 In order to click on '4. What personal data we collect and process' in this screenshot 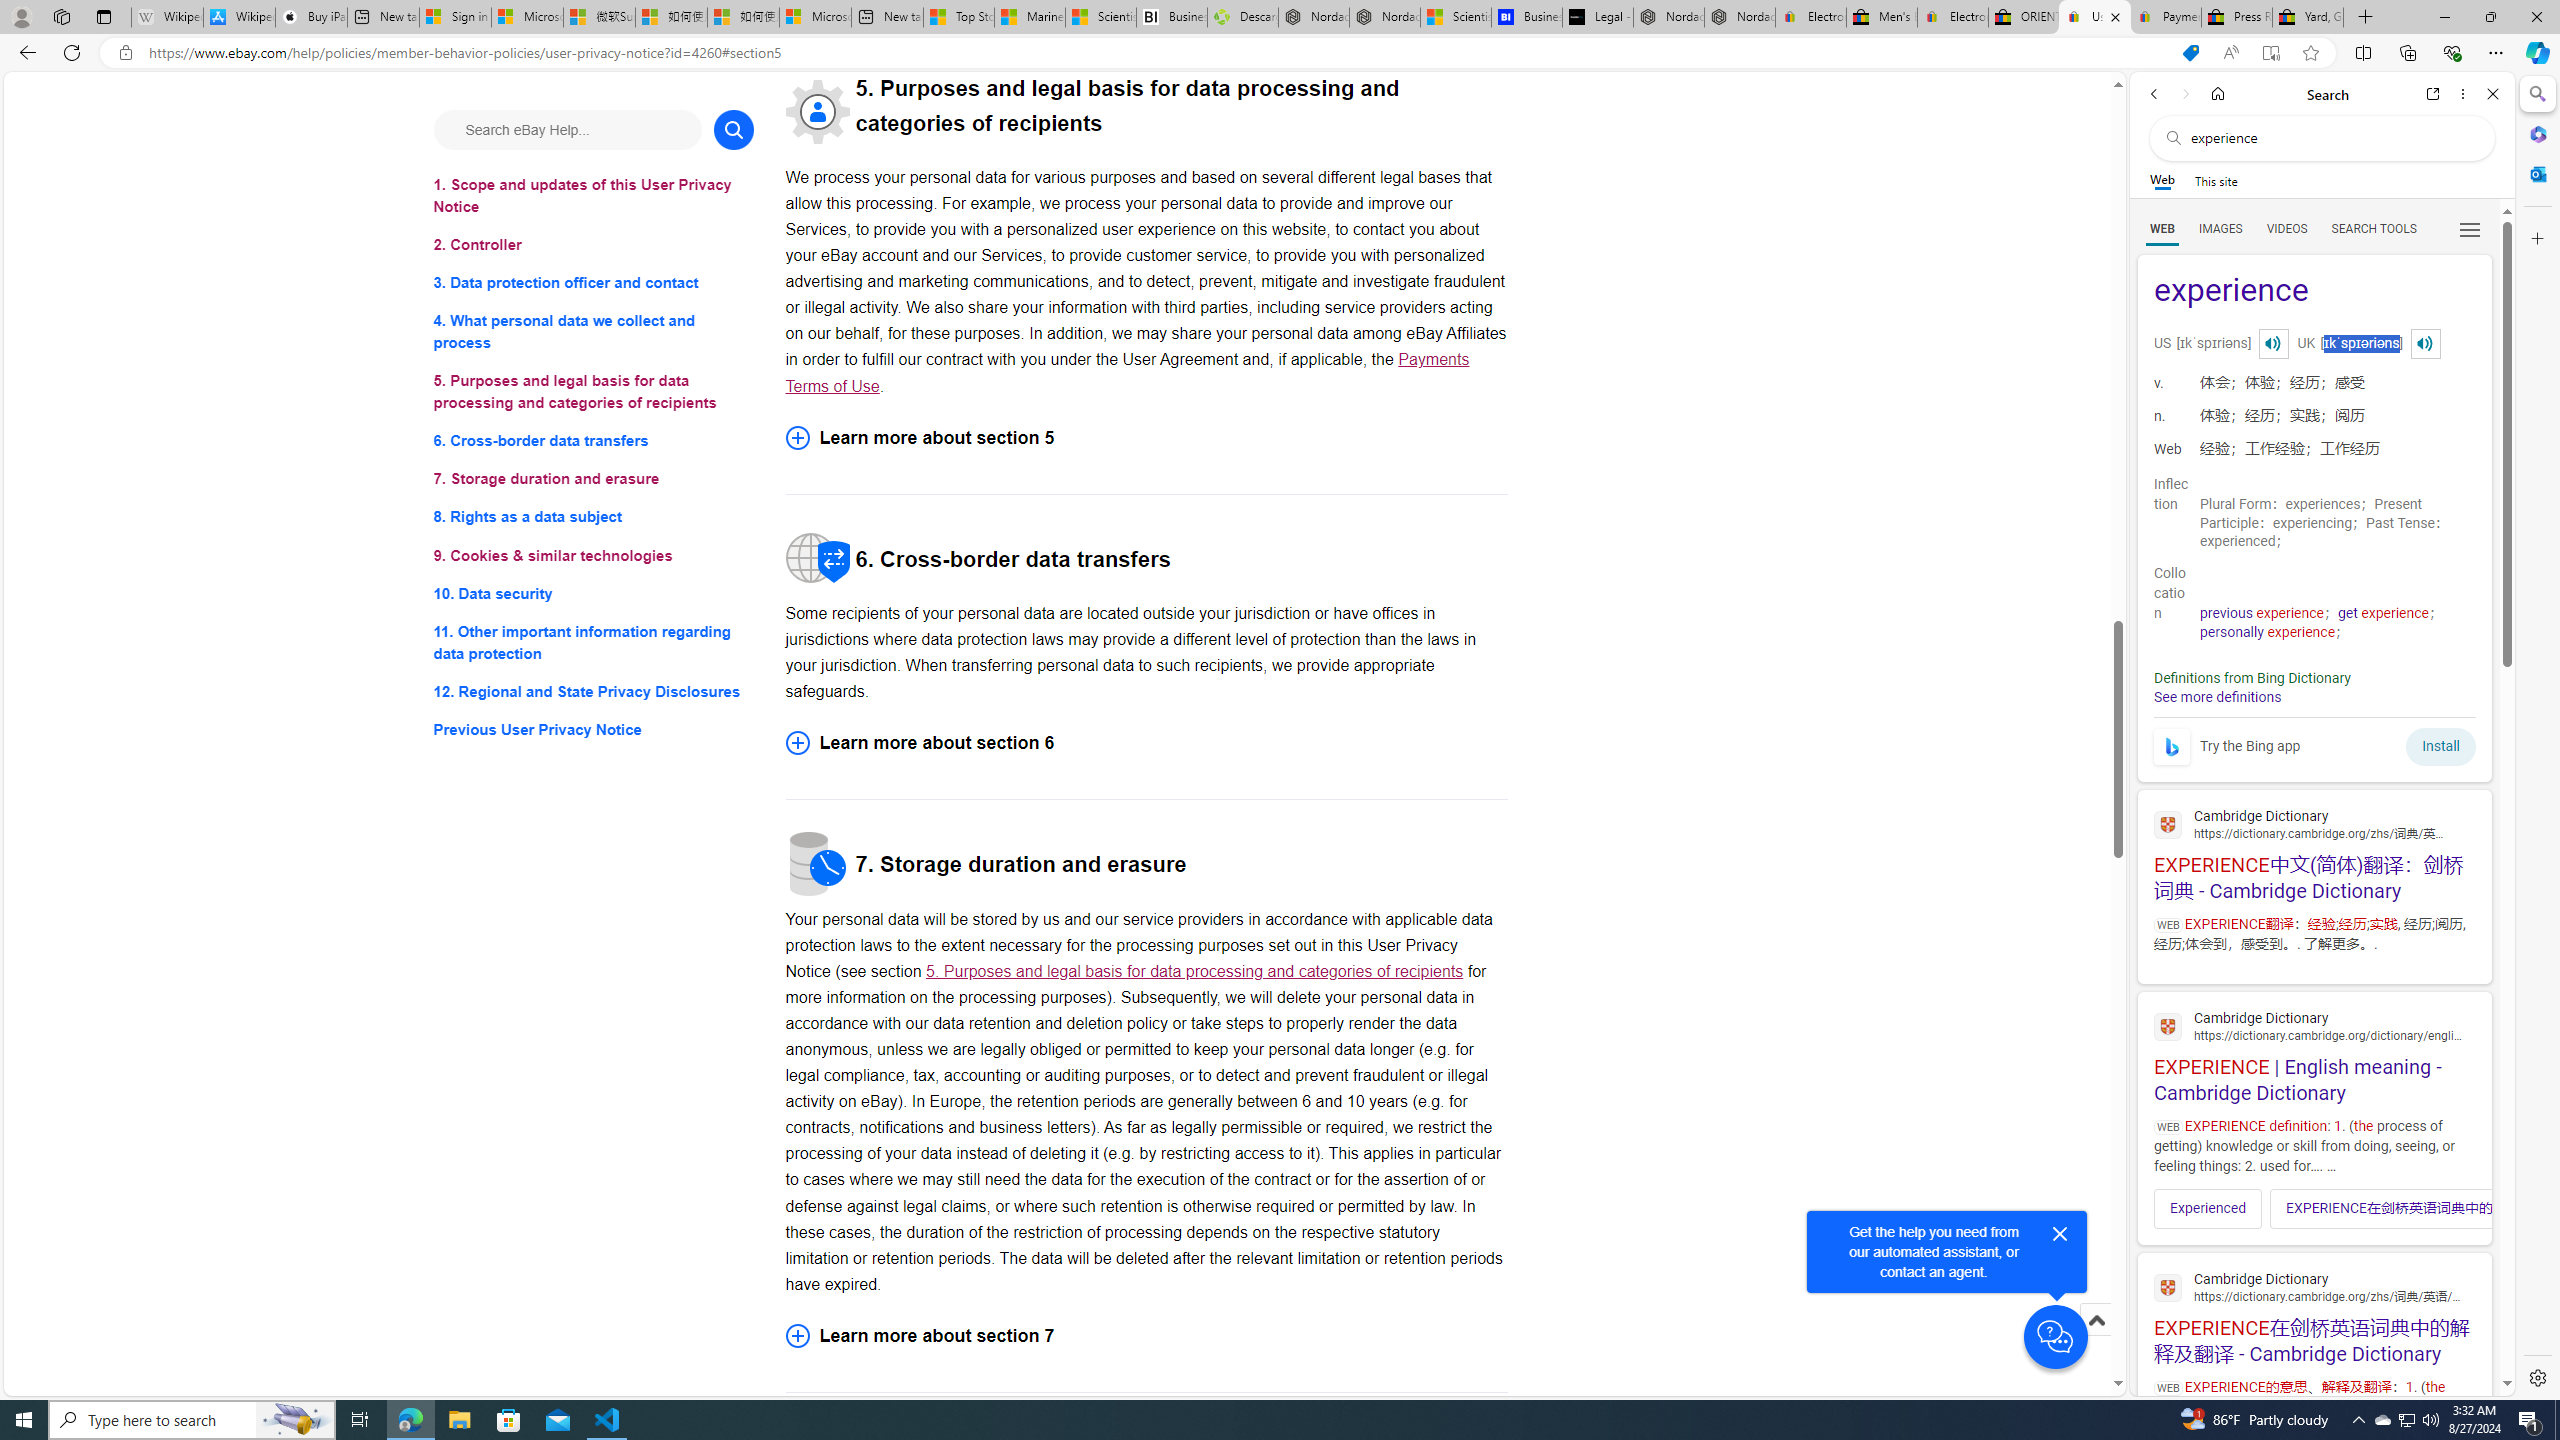, I will do `click(592, 332)`.